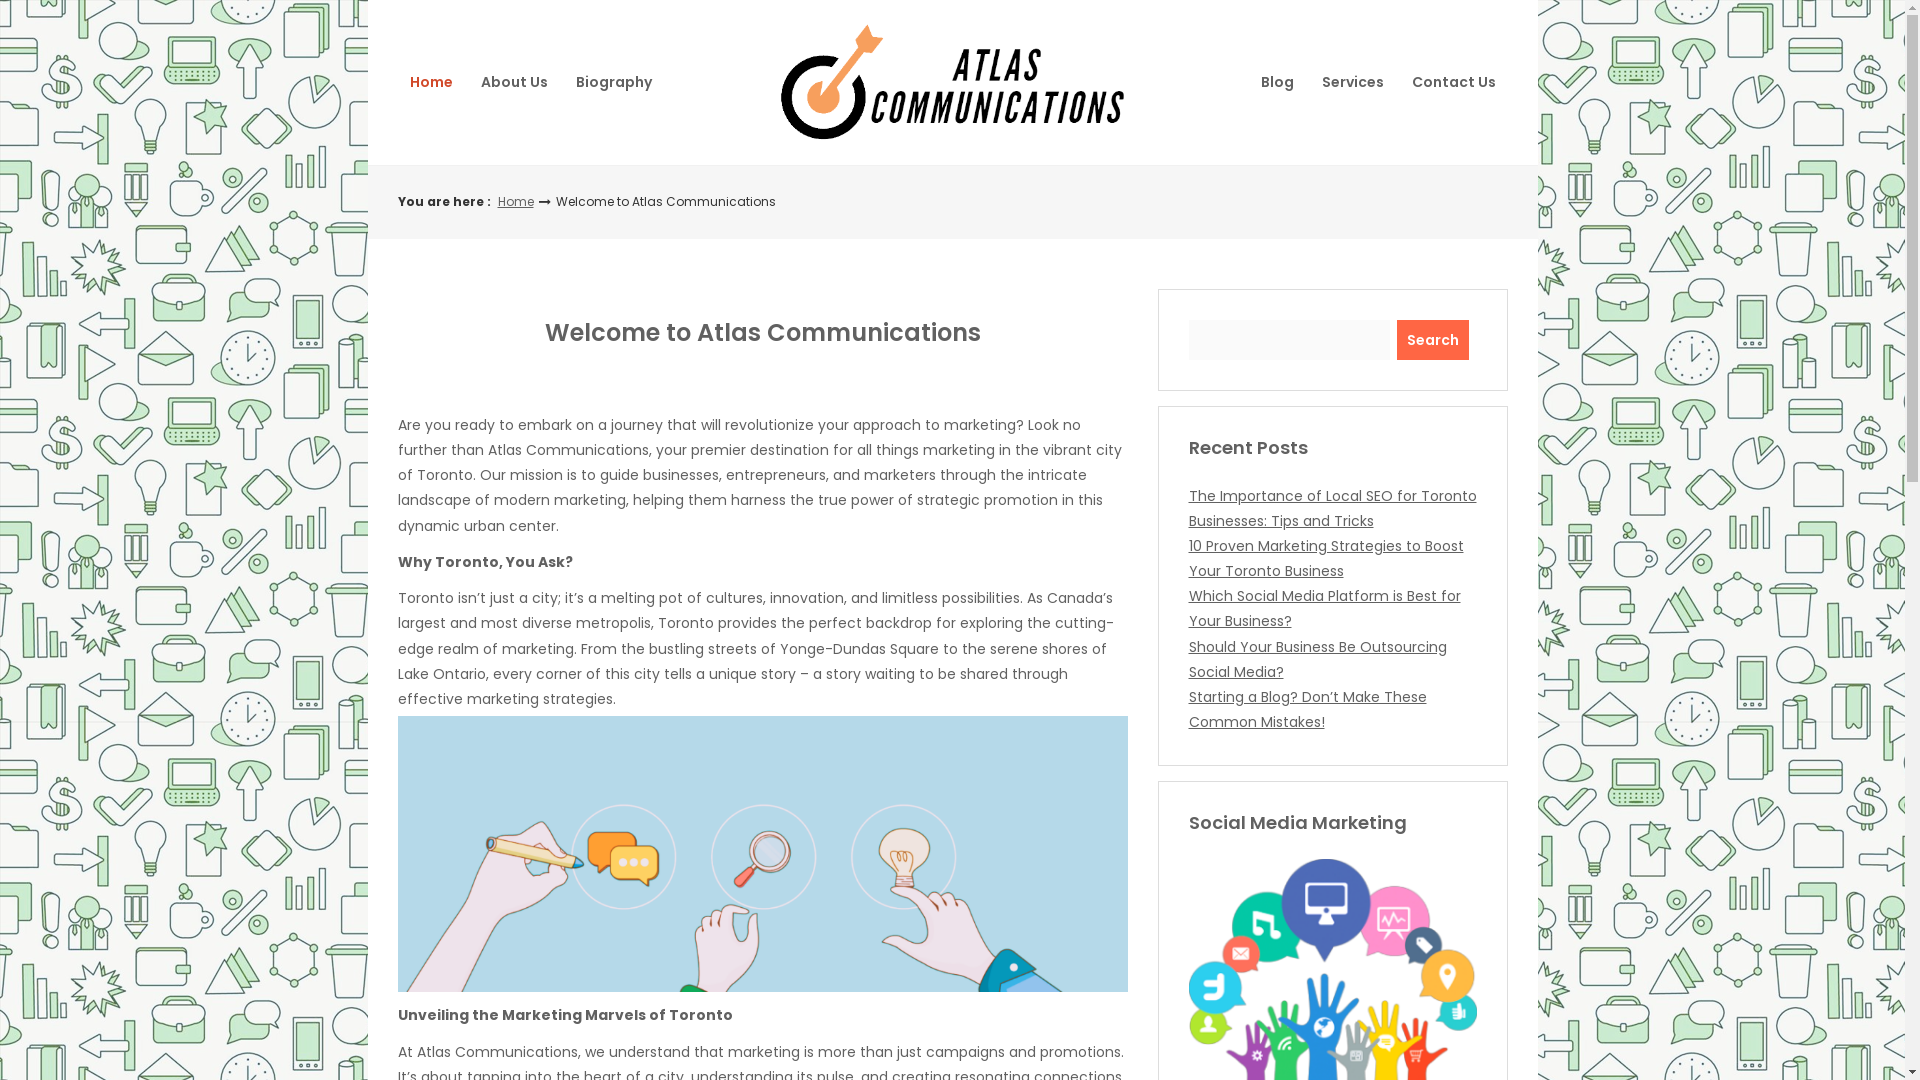 The height and width of the screenshot is (1080, 1920). Describe the element at coordinates (1432, 338) in the screenshot. I see `'Search'` at that location.